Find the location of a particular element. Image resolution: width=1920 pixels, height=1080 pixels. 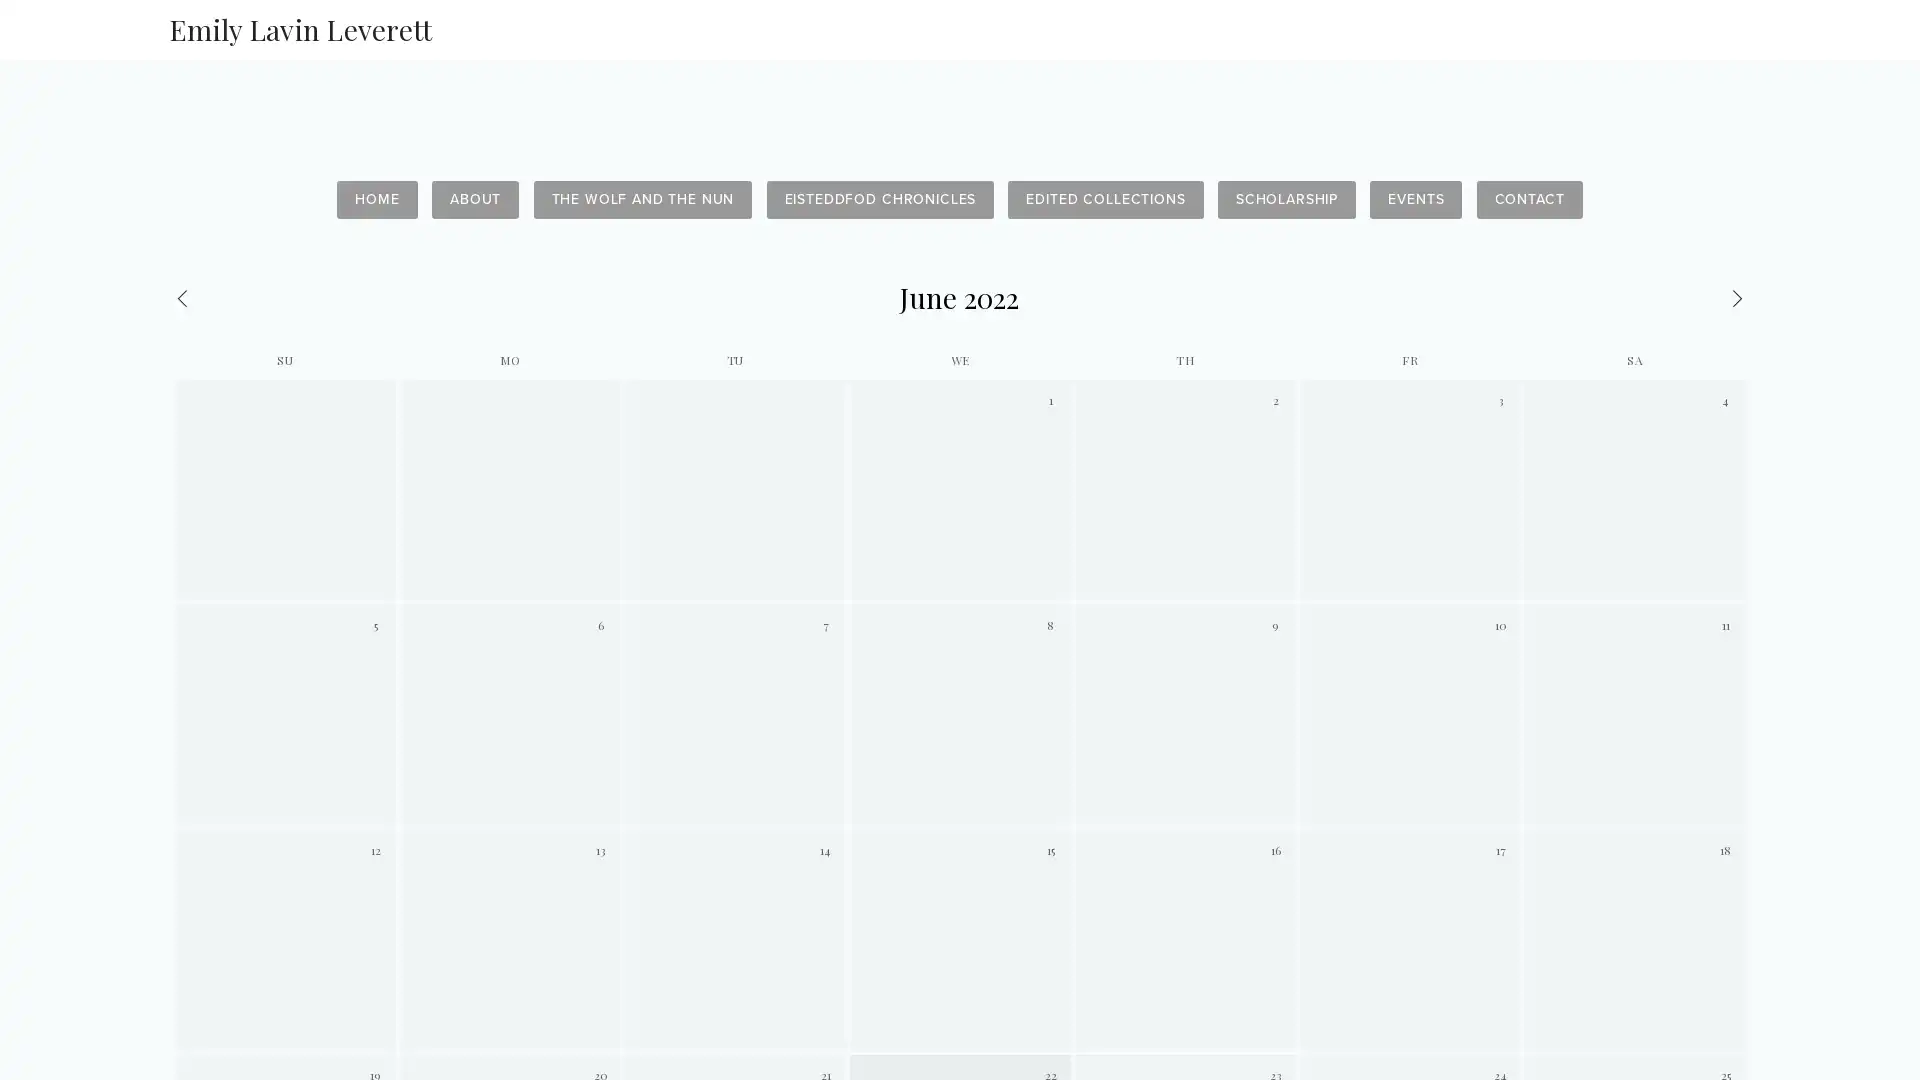

Go to previous month is located at coordinates (279, 297).